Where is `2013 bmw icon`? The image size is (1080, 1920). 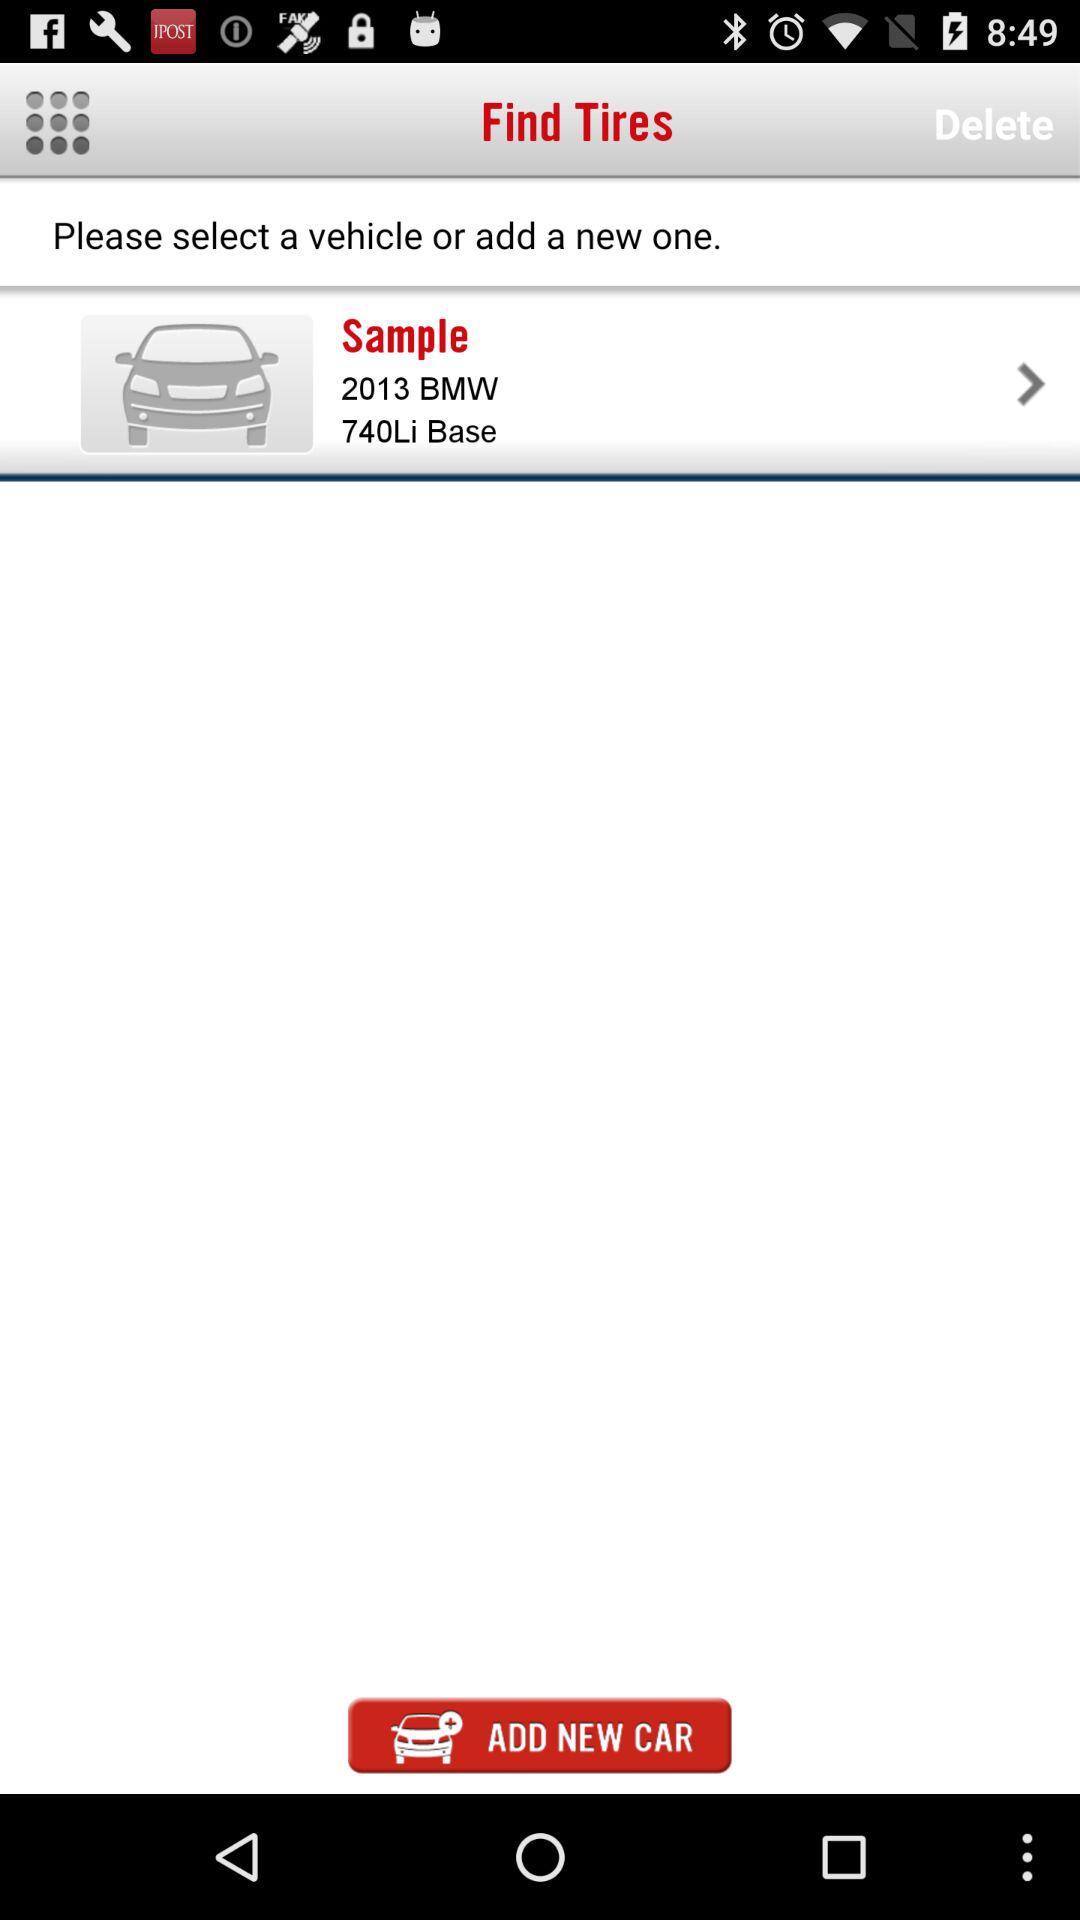
2013 bmw icon is located at coordinates (675, 388).